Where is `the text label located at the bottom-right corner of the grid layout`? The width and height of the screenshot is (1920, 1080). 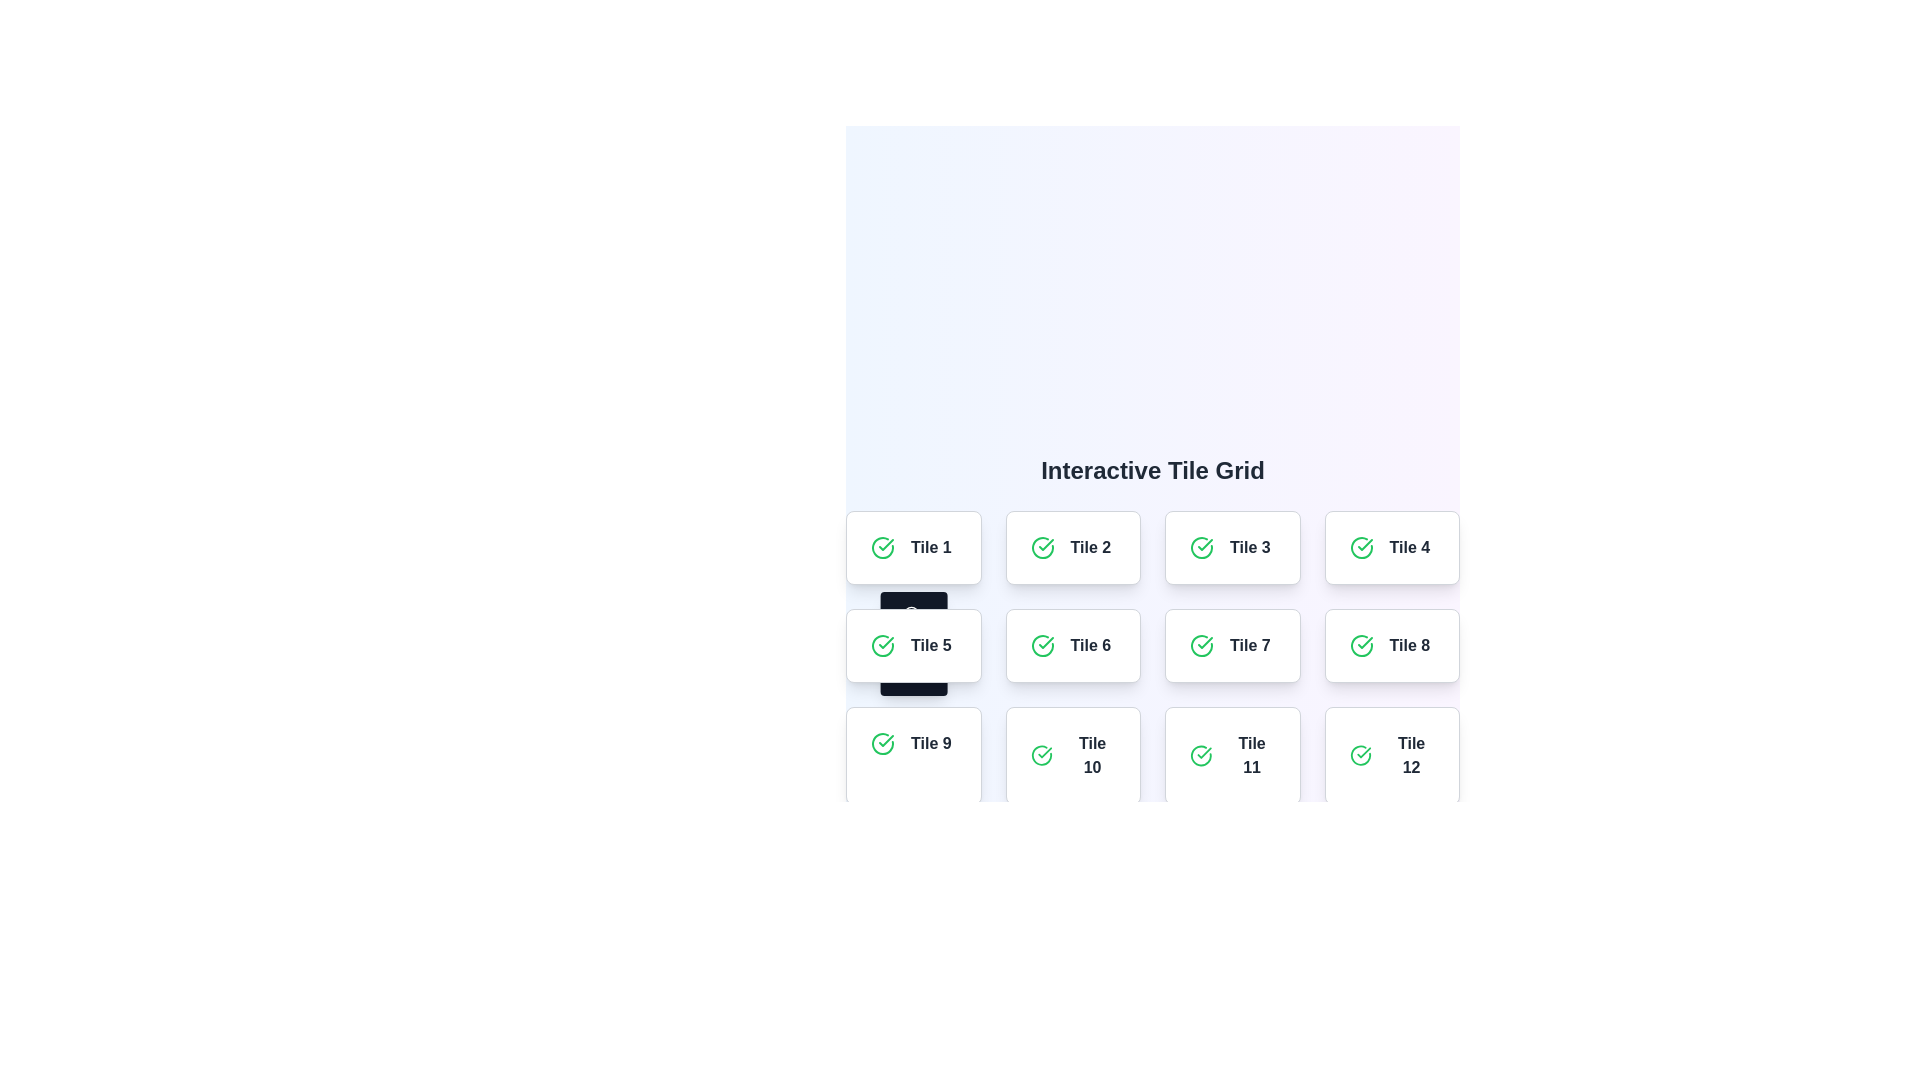
the text label located at the bottom-right corner of the grid layout is located at coordinates (1410, 756).